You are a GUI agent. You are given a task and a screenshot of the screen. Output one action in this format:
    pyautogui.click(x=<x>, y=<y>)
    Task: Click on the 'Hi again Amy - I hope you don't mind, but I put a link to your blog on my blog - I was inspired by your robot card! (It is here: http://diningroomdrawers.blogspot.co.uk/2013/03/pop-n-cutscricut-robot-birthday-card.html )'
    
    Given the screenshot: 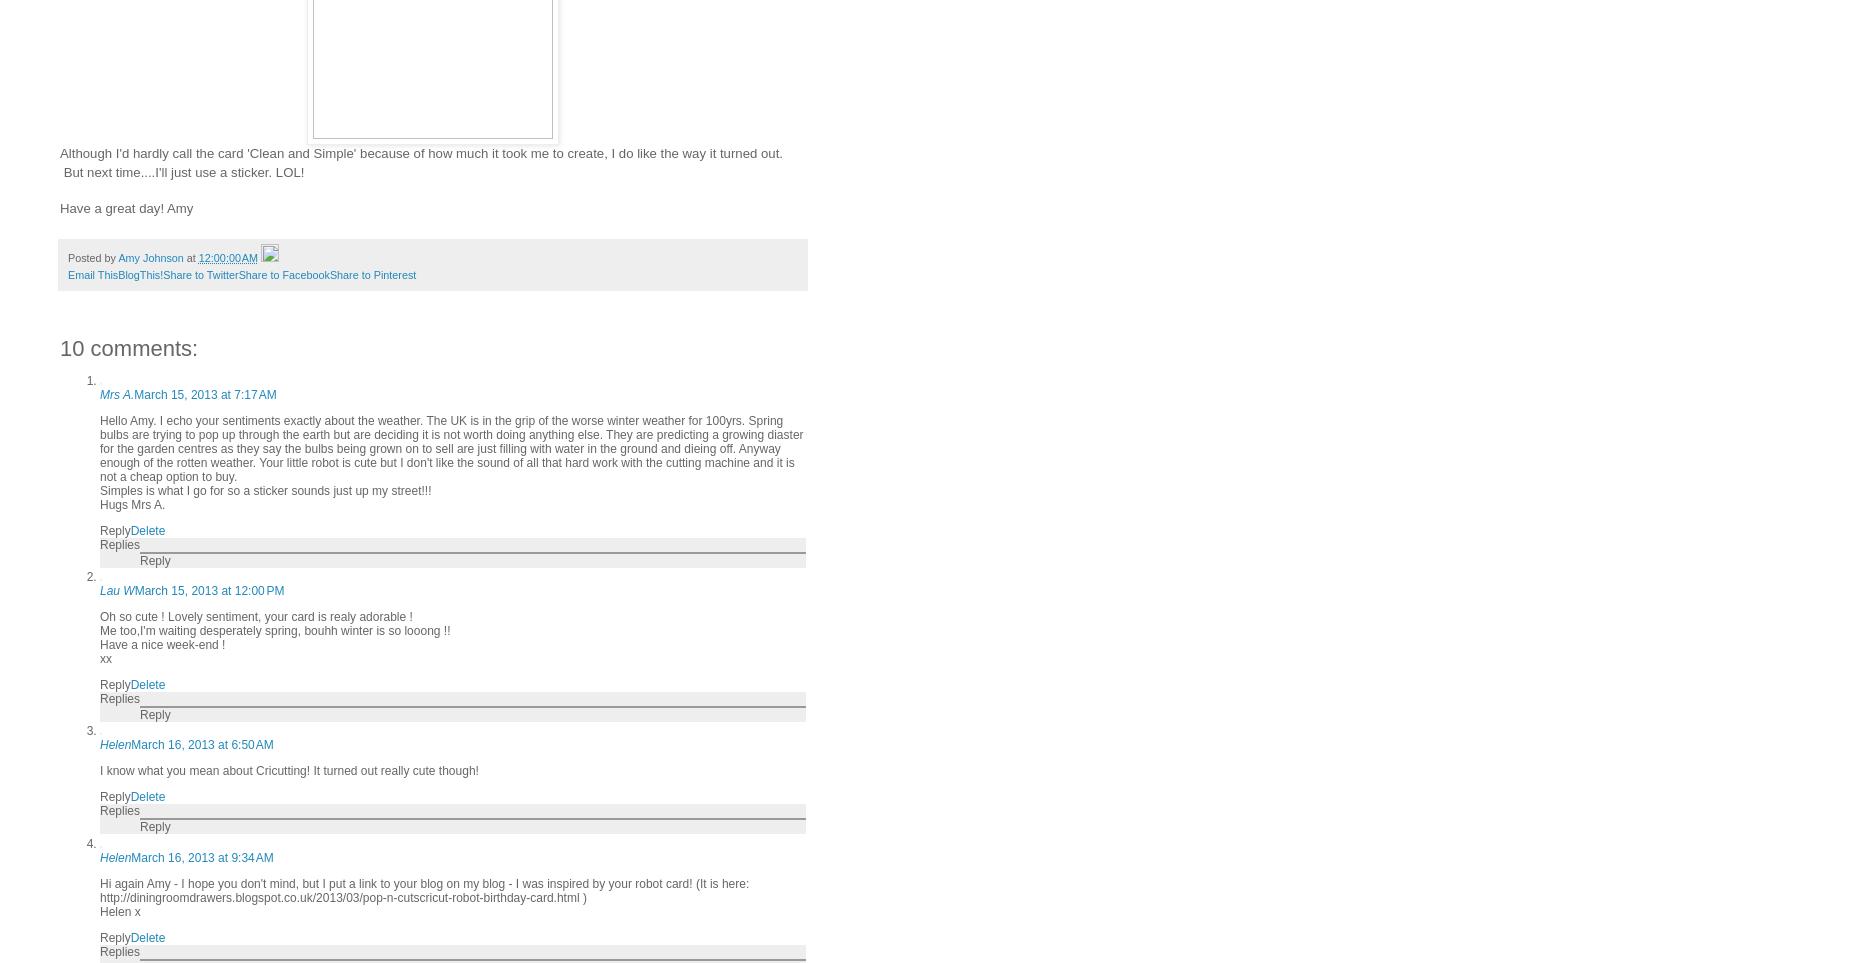 What is the action you would take?
    pyautogui.click(x=423, y=889)
    